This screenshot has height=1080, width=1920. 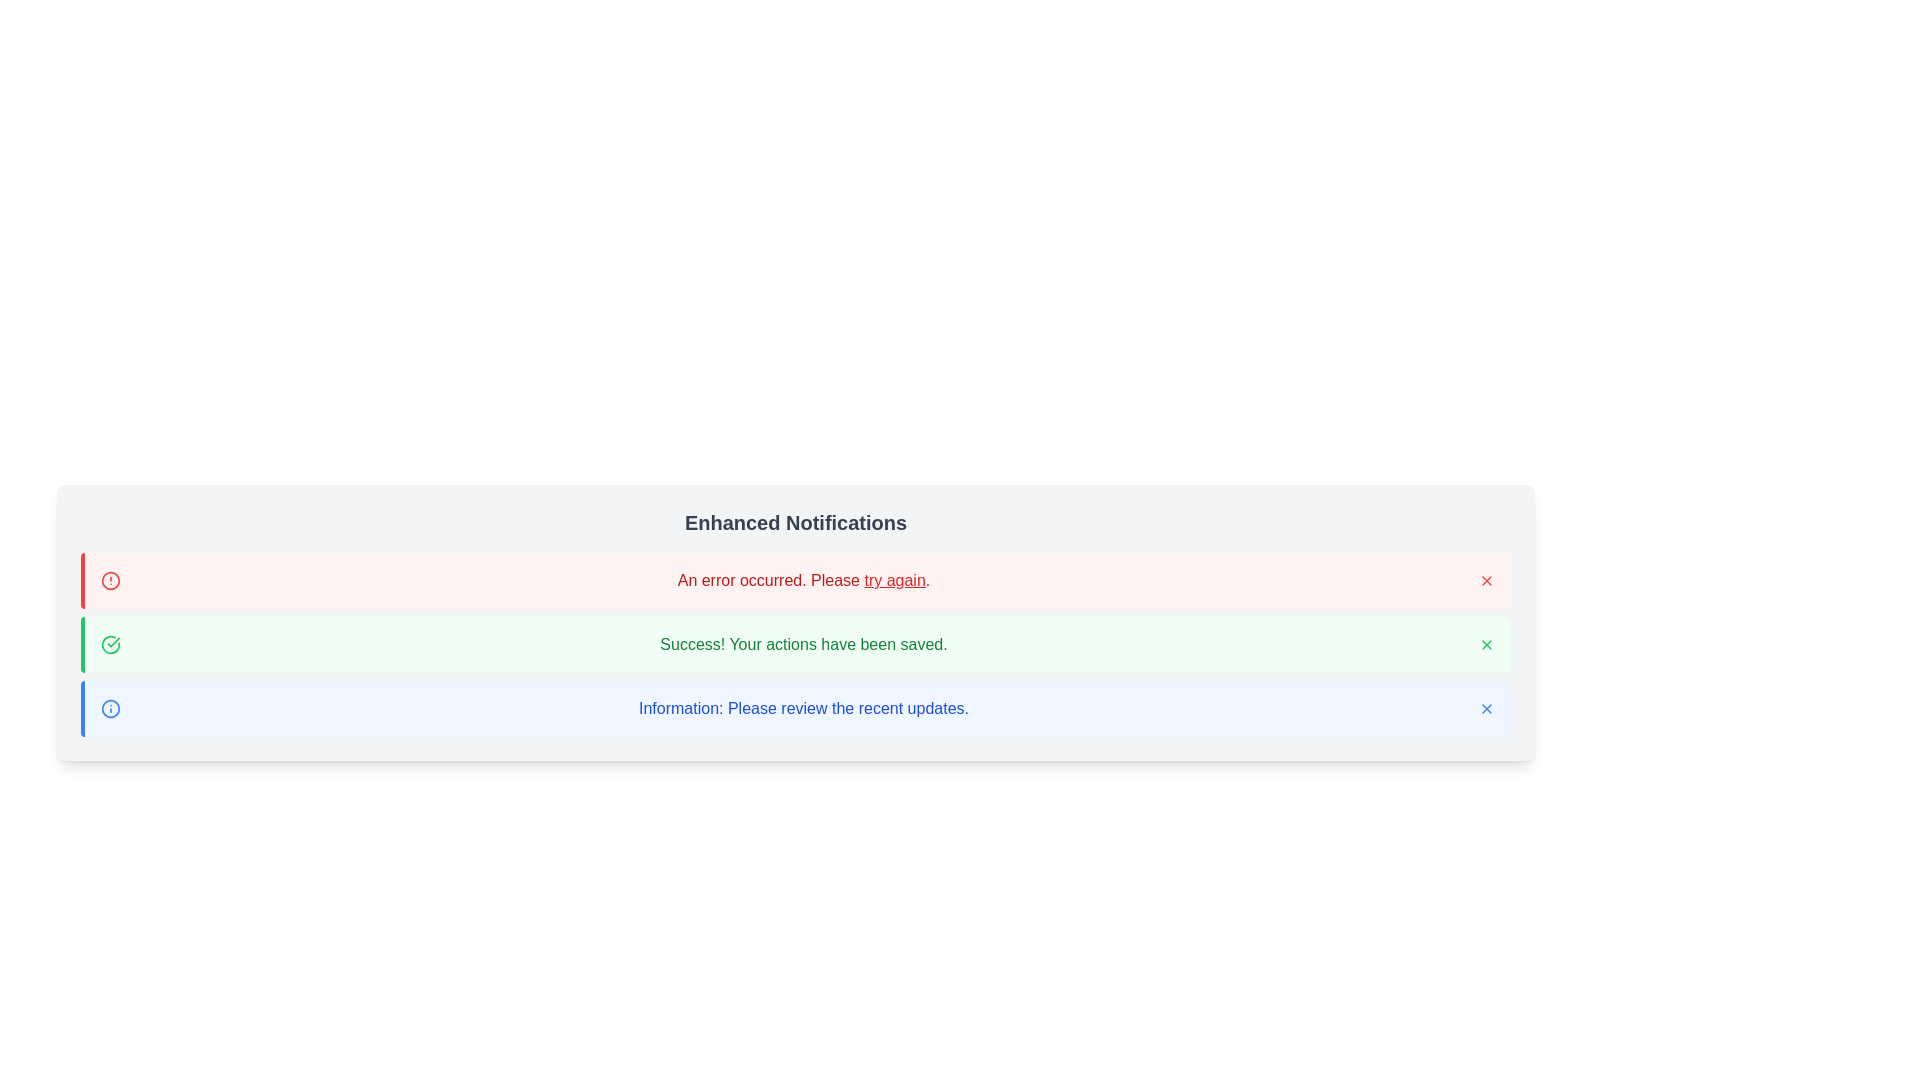 I want to click on the clickable link within the error message 'An error occurred. Please try again.' located in the uppermost notification panel with a red background, so click(x=894, y=580).